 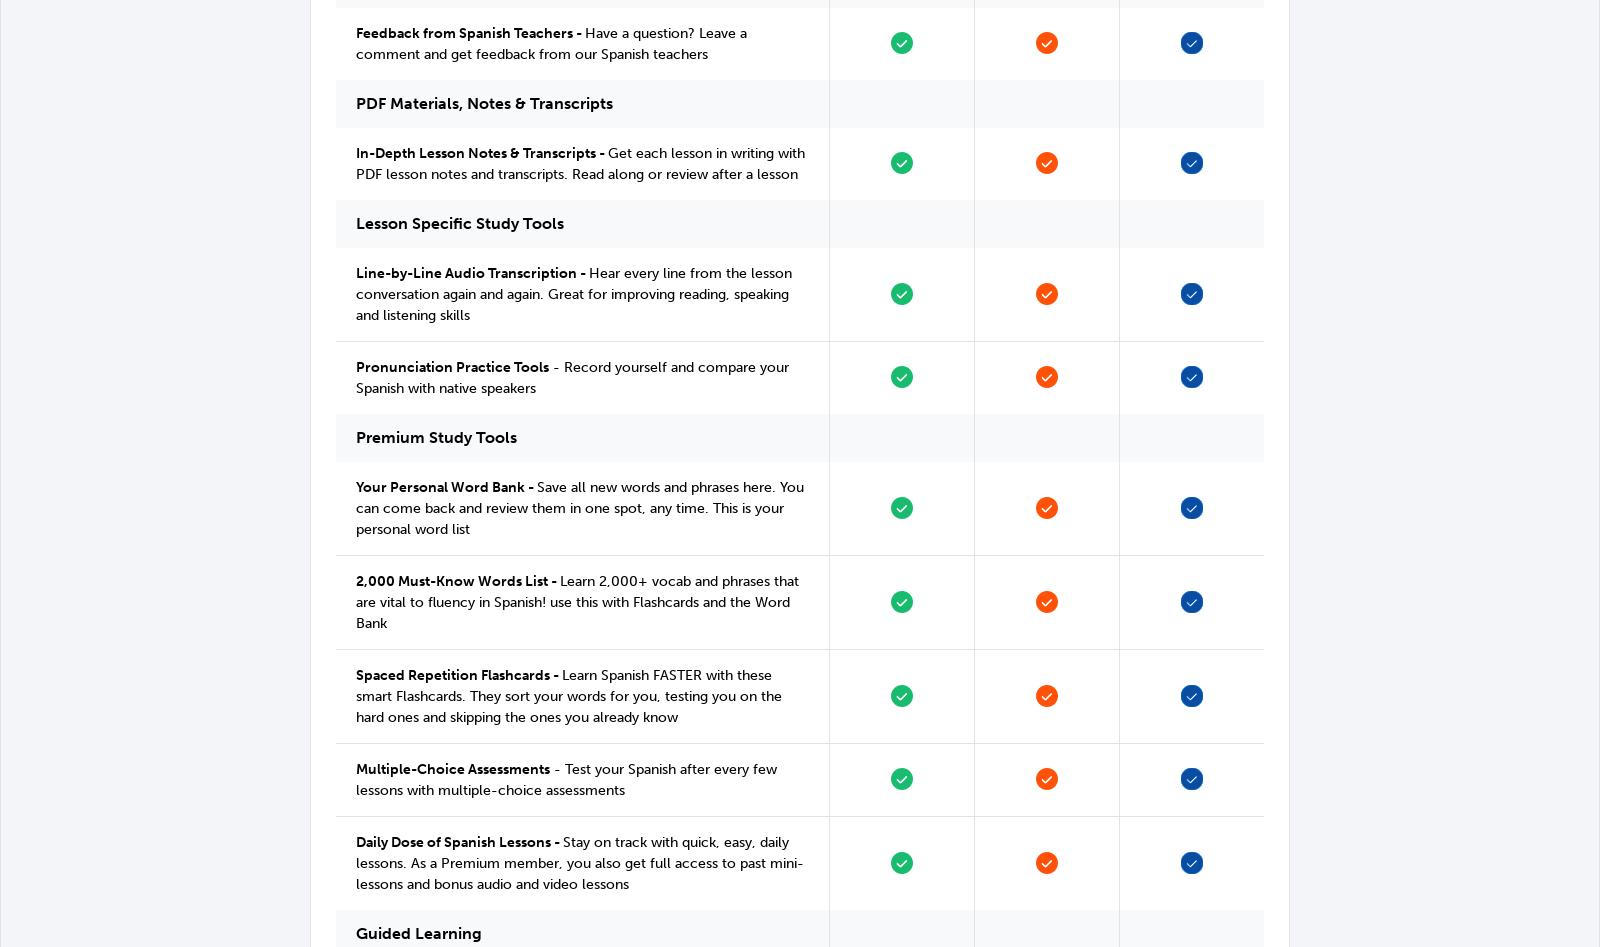 I want to click on 'Daily Dose of Spanish Lessons -', so click(x=458, y=842).